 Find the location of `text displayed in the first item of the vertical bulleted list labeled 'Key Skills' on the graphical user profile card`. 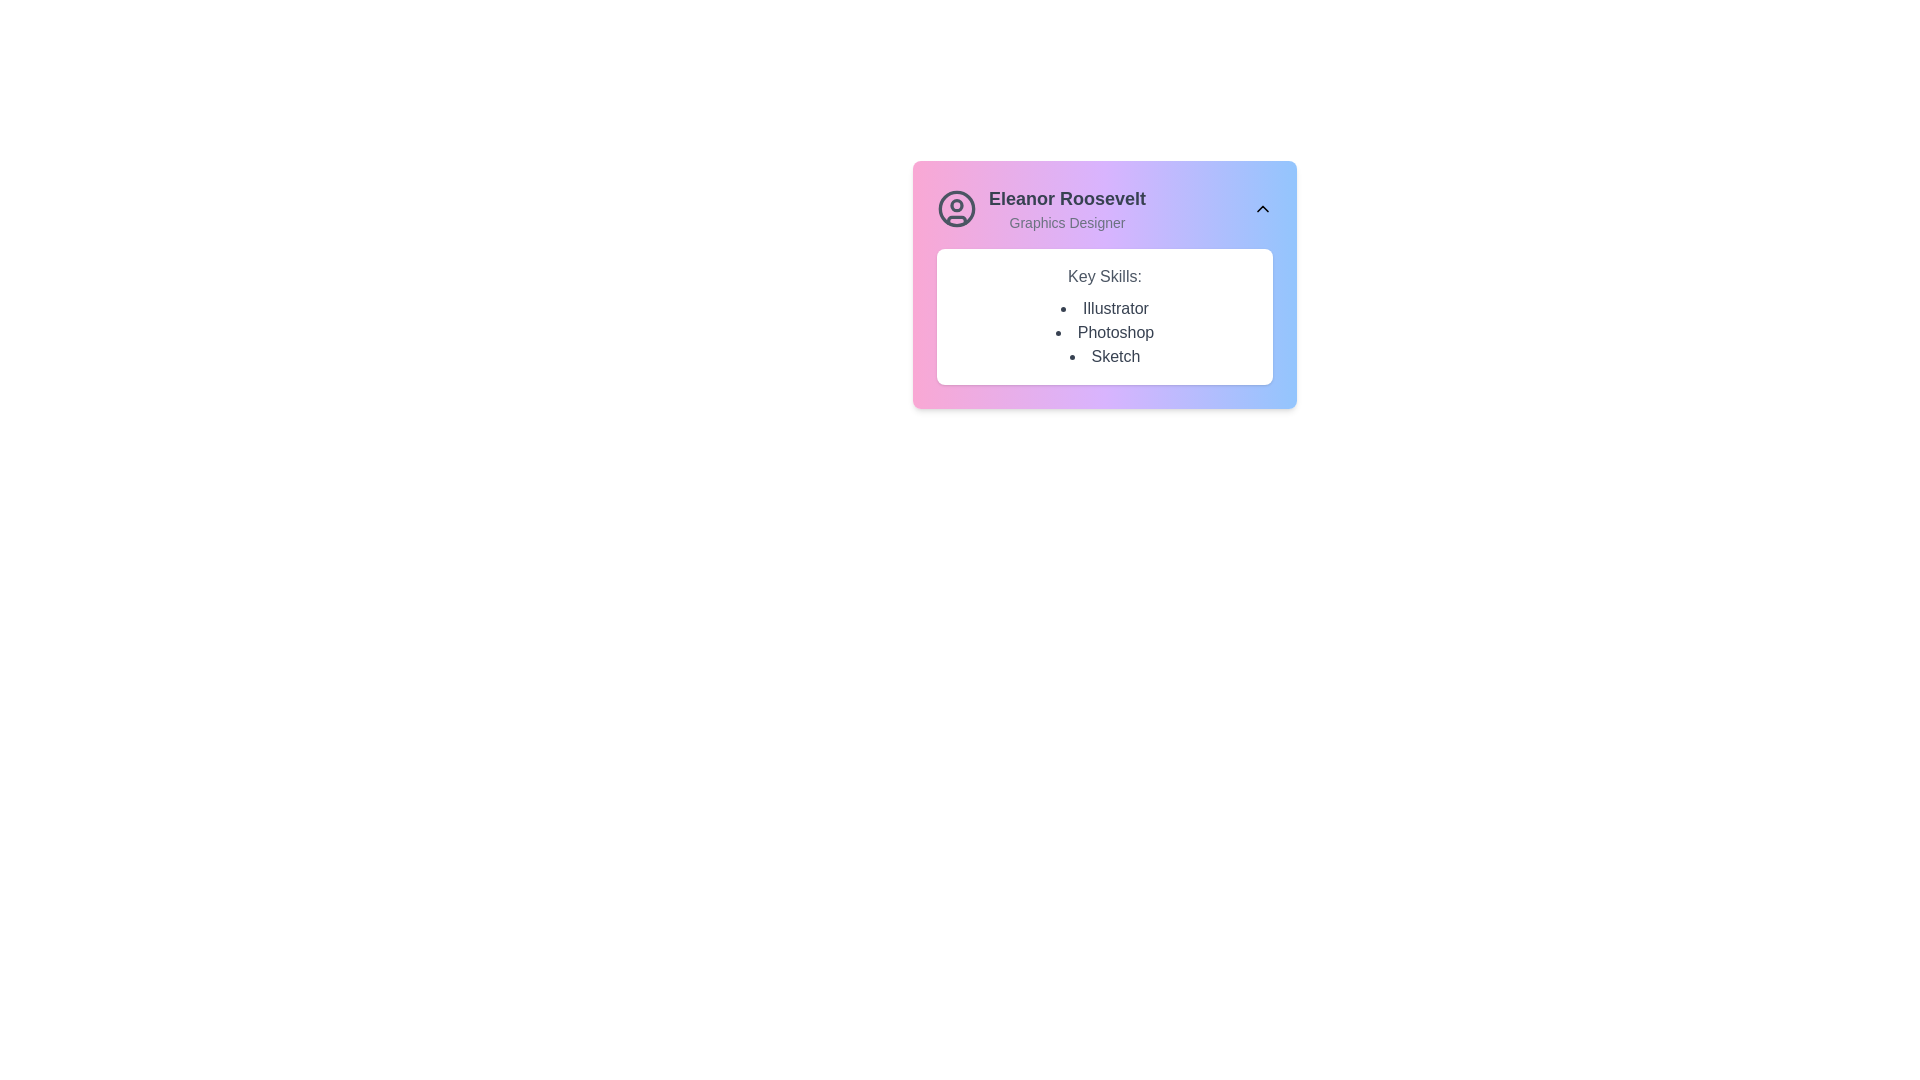

text displayed in the first item of the vertical bulleted list labeled 'Key Skills' on the graphical user profile card is located at coordinates (1103, 308).